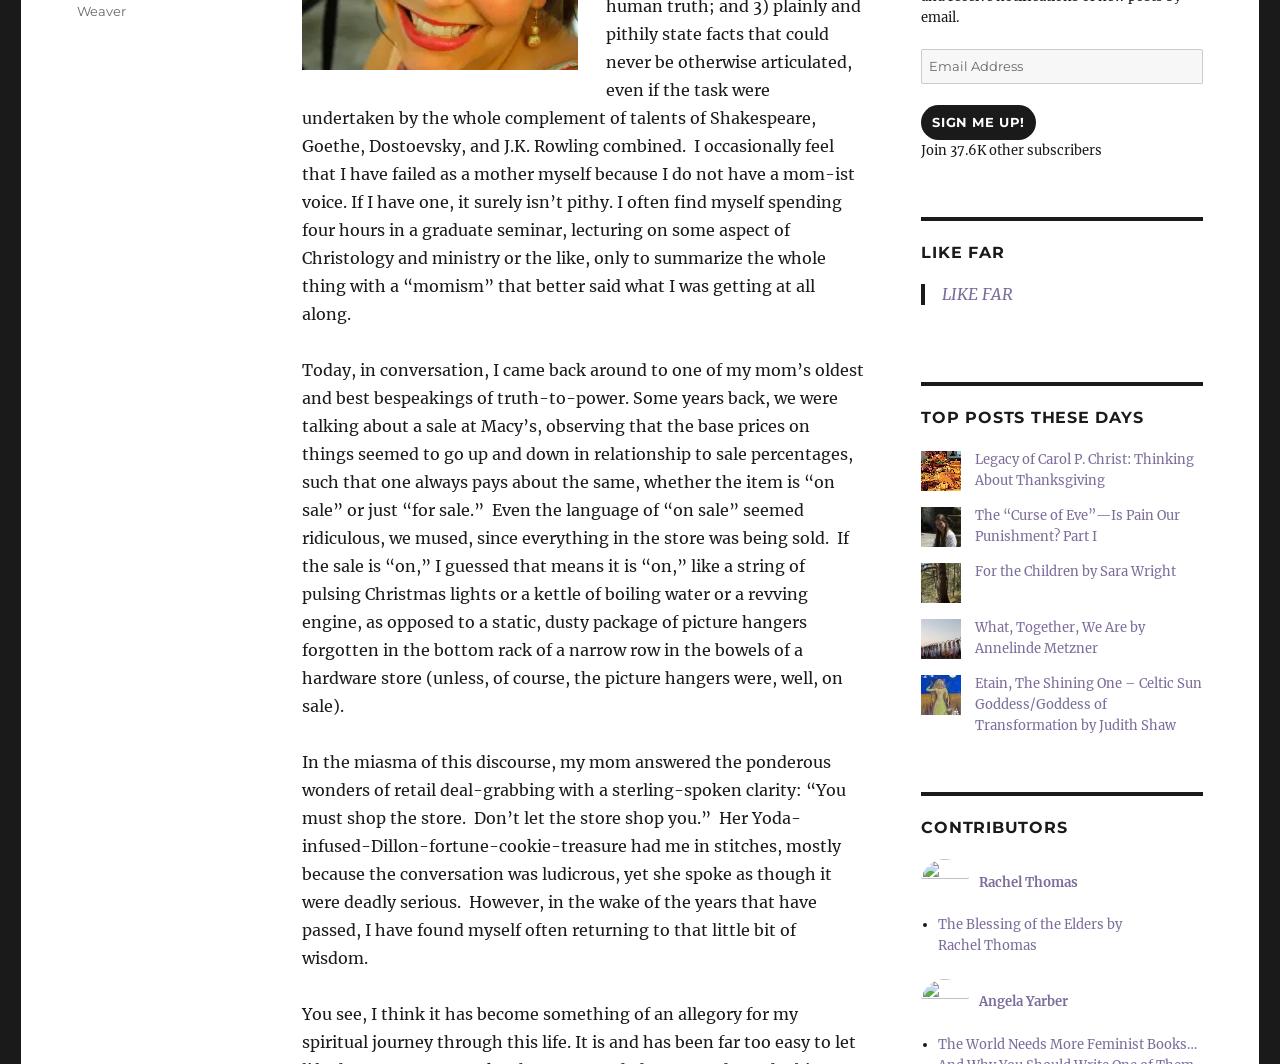  What do you see at coordinates (1028, 935) in the screenshot?
I see `'The Blessing of the Elders by Rachel Thomas'` at bounding box center [1028, 935].